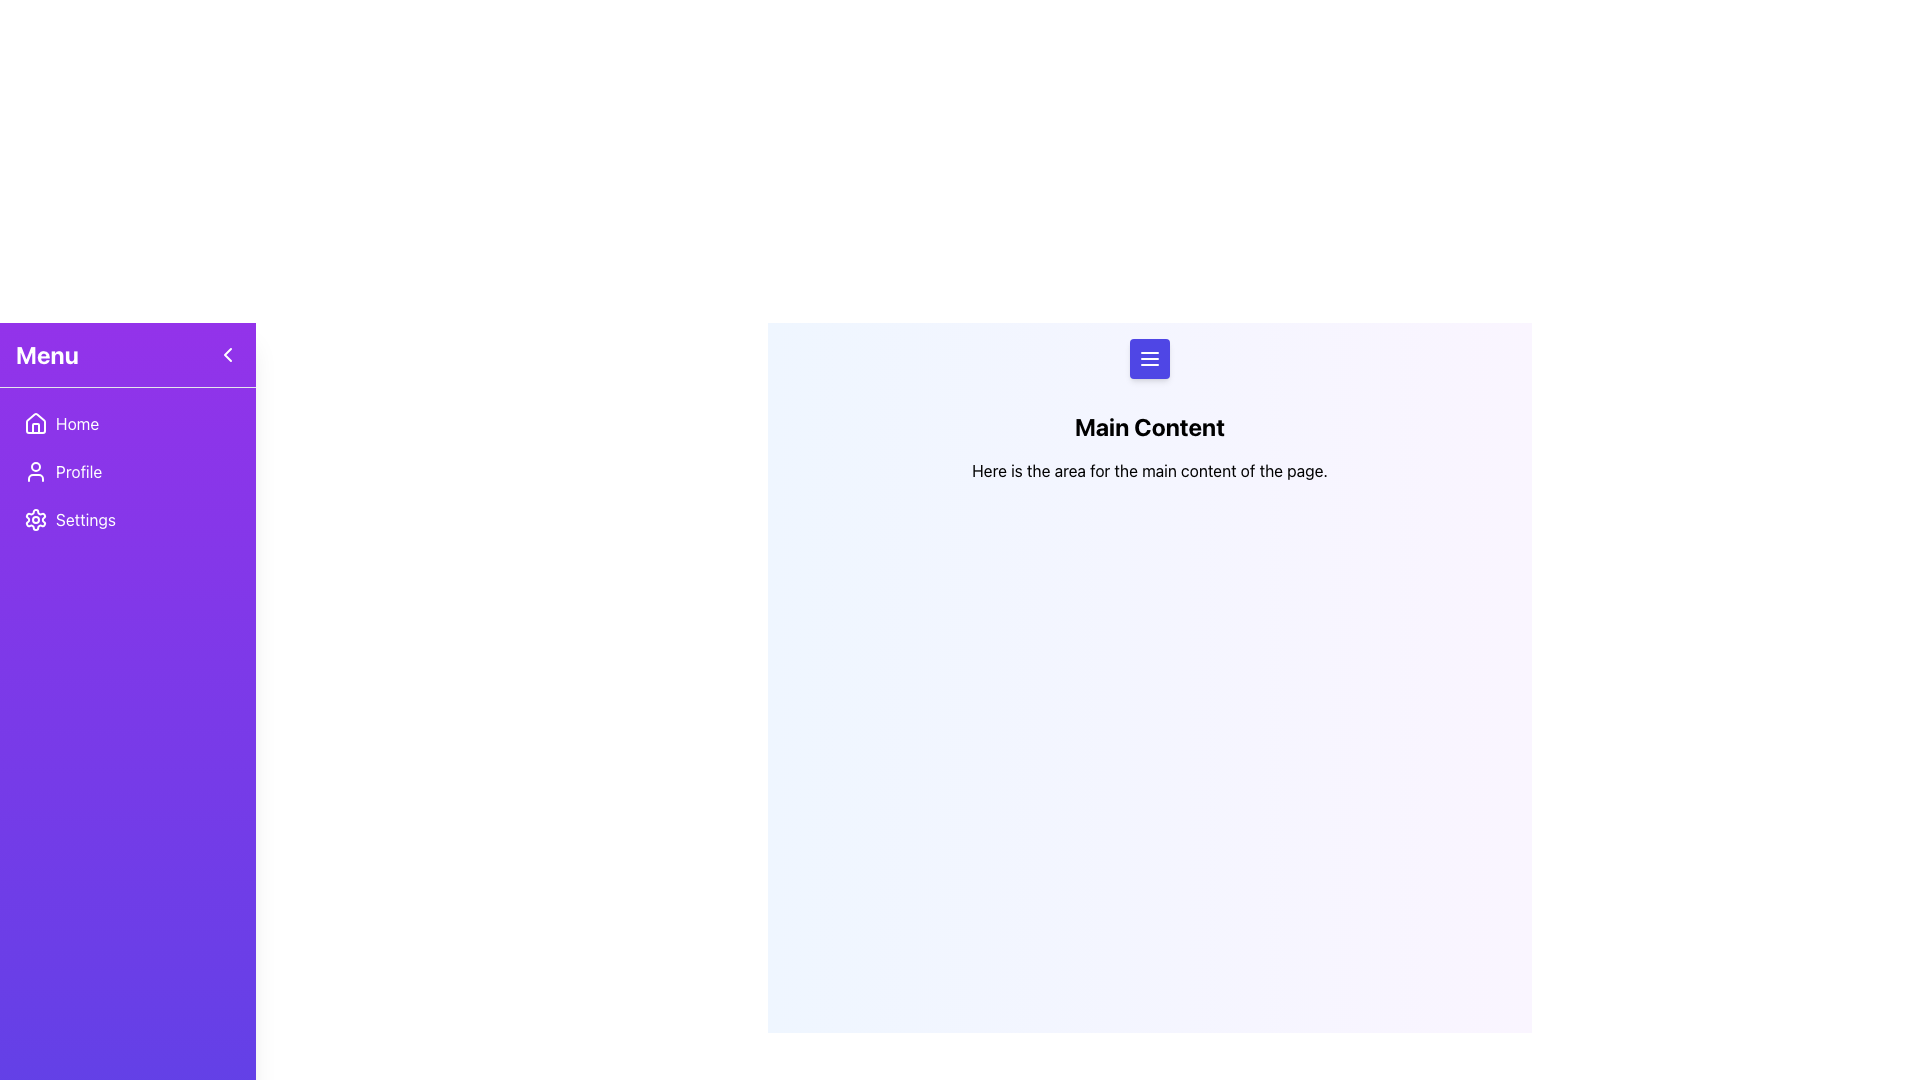  What do you see at coordinates (79, 471) in the screenshot?
I see `text of the 'Profile' label in the vertical navigation menu, which displays in bold white font on a purple background` at bounding box center [79, 471].